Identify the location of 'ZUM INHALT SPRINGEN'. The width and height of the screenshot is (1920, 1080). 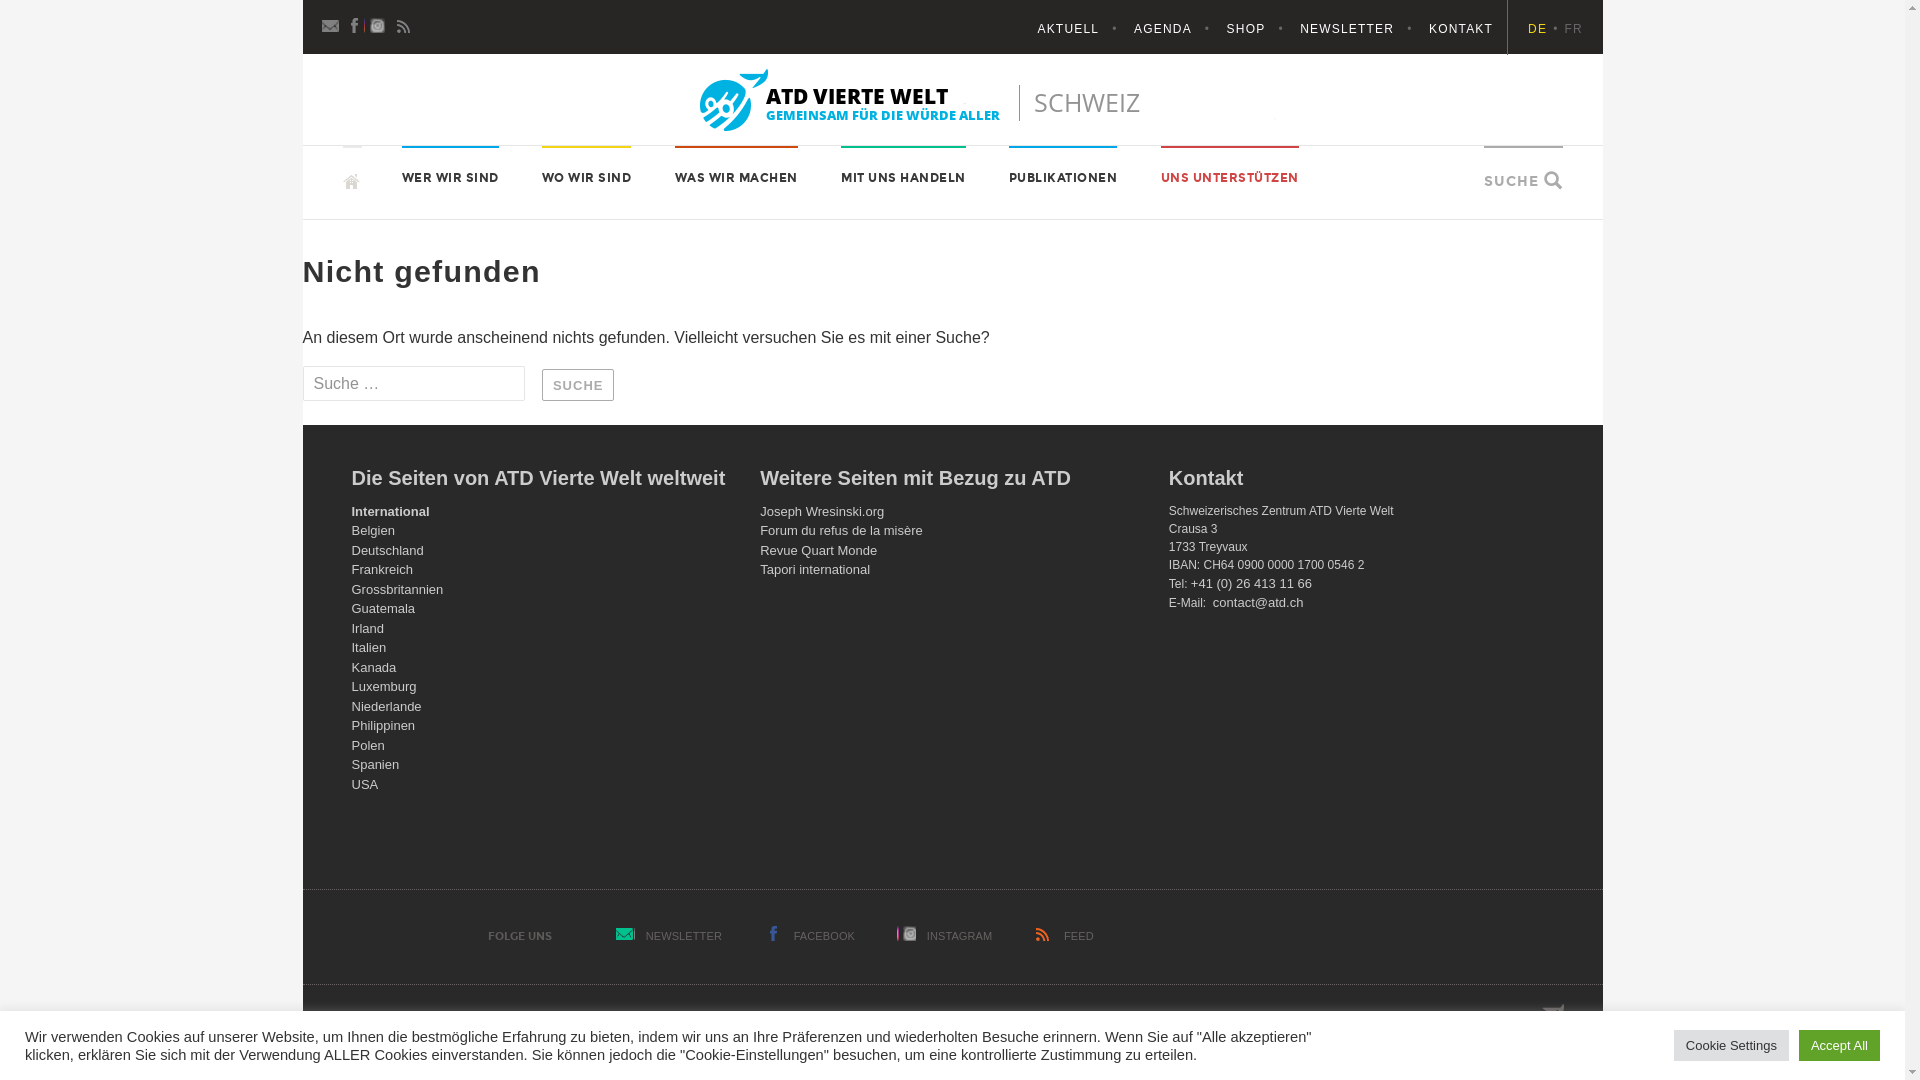
(342, 144).